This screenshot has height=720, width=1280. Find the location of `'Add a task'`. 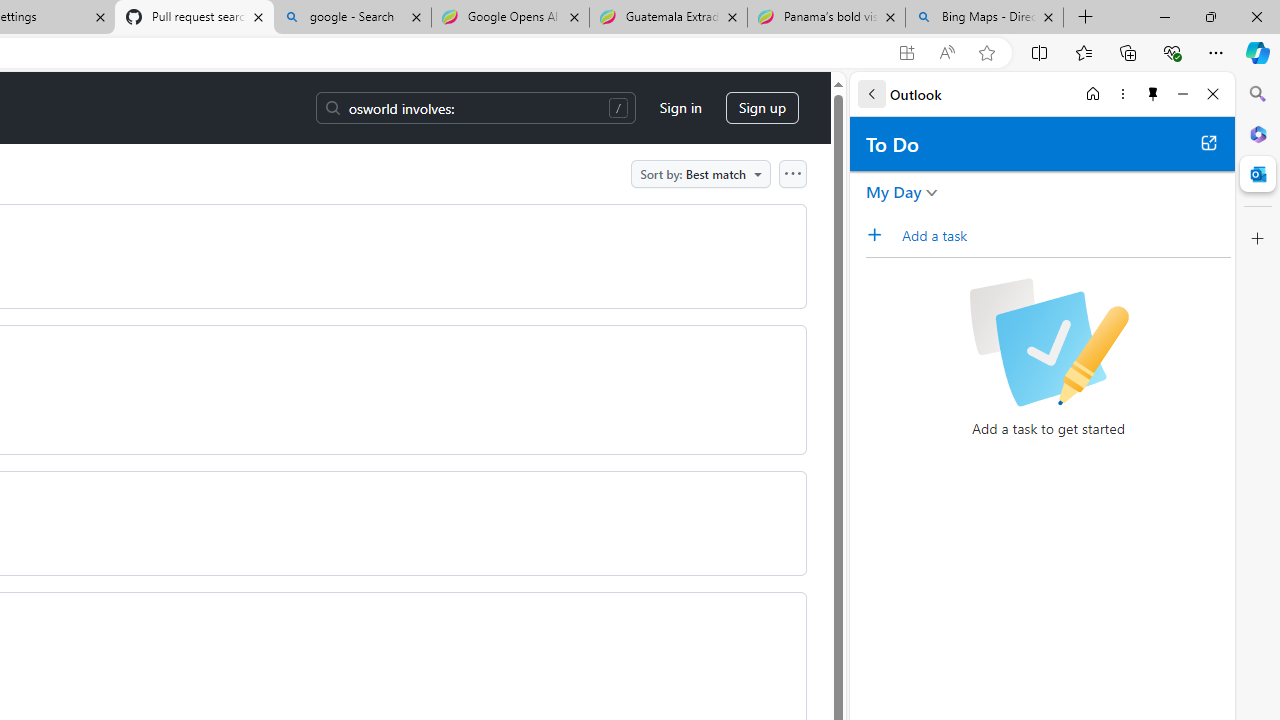

'Add a task' is located at coordinates (880, 234).